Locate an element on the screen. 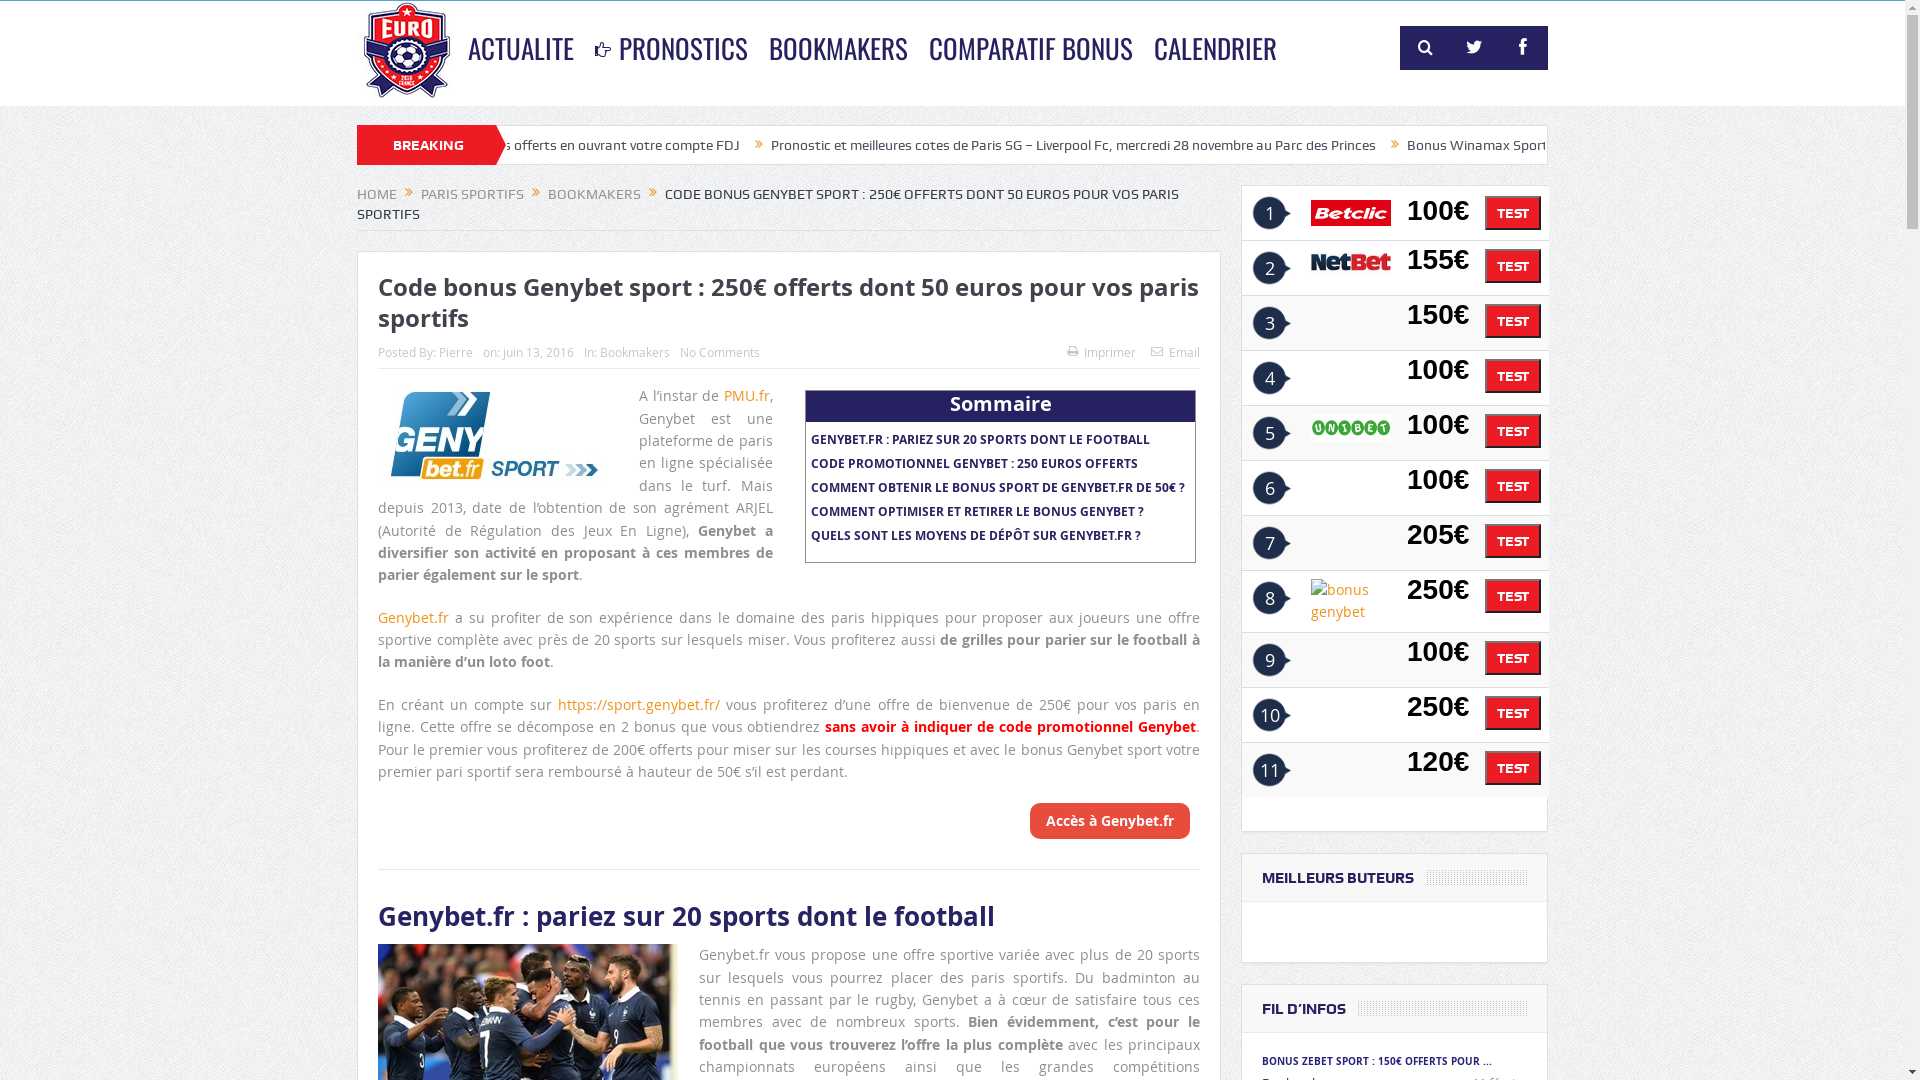 The height and width of the screenshot is (1080, 1920). 'ACTUALITE' is located at coordinates (521, 46).